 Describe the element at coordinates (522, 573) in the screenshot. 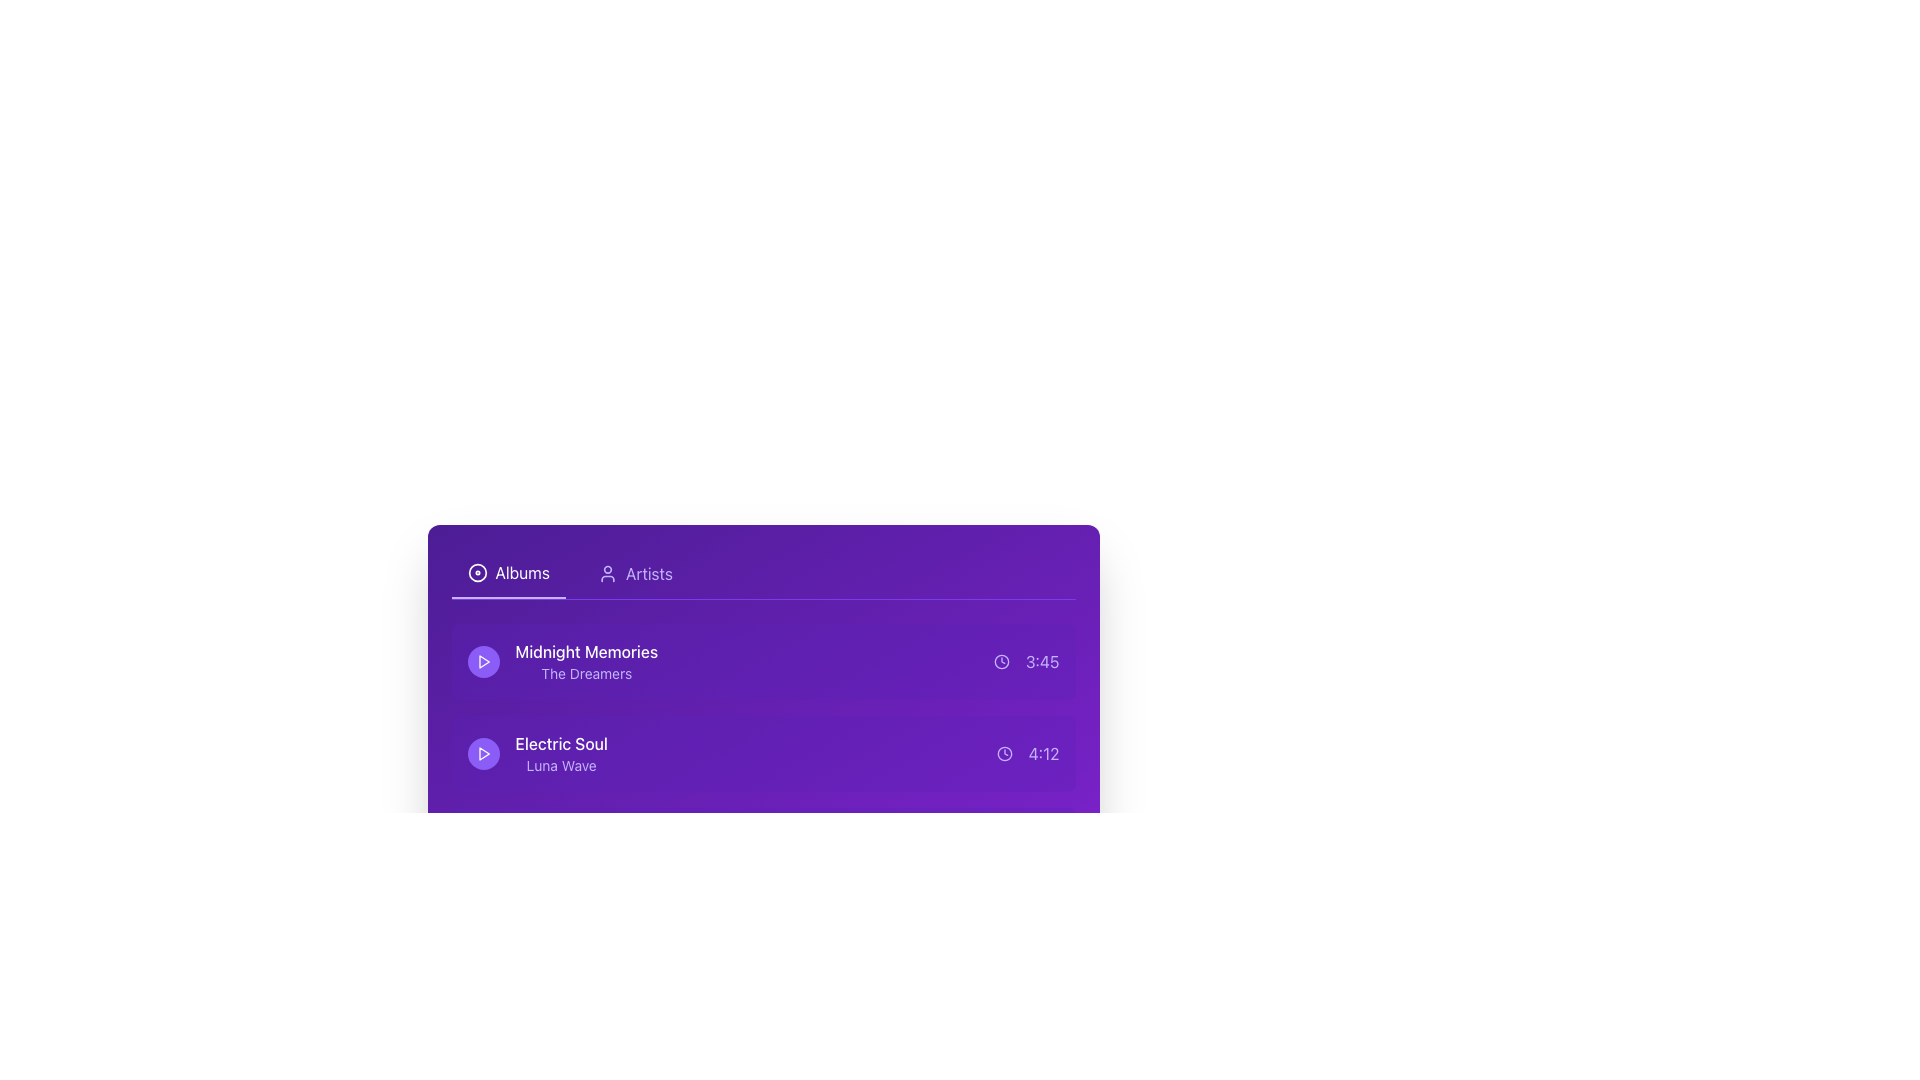

I see `the 'Albums' tab label` at that location.